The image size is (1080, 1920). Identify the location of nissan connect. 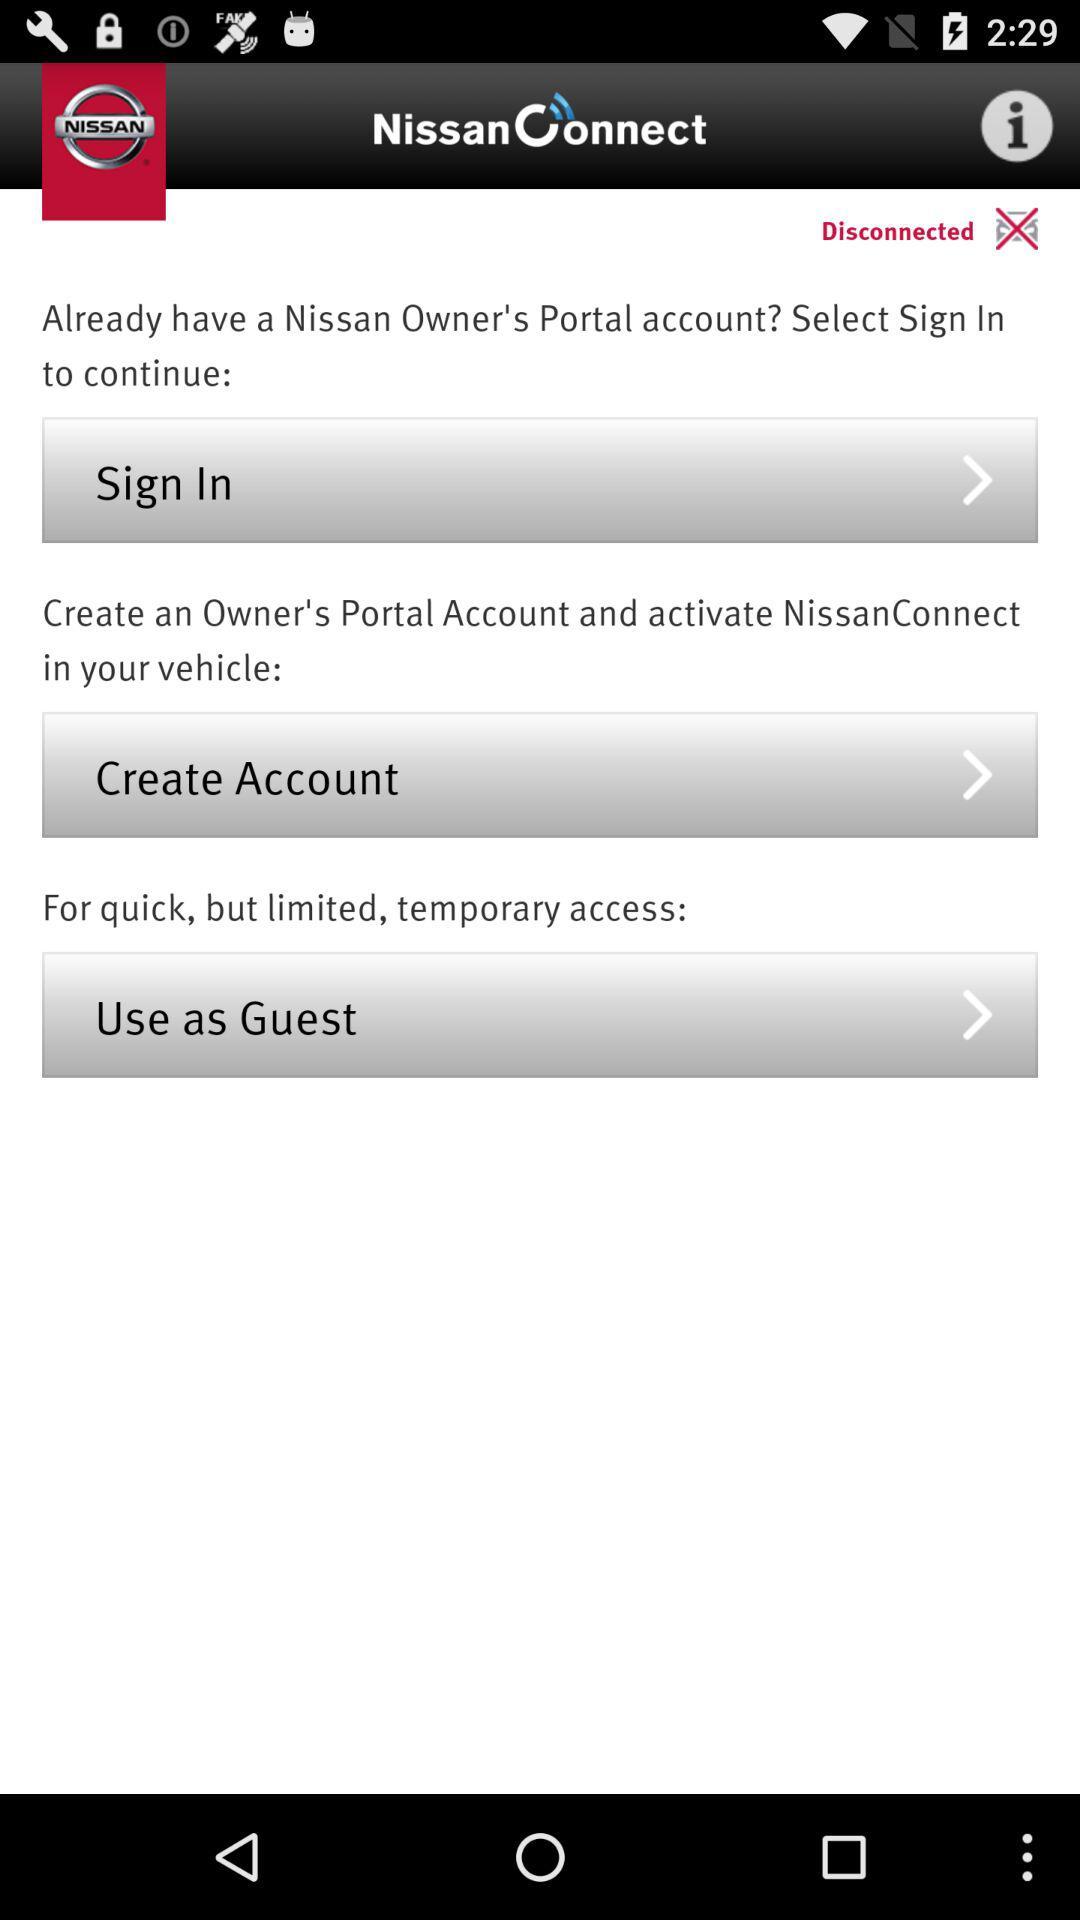
(540, 124).